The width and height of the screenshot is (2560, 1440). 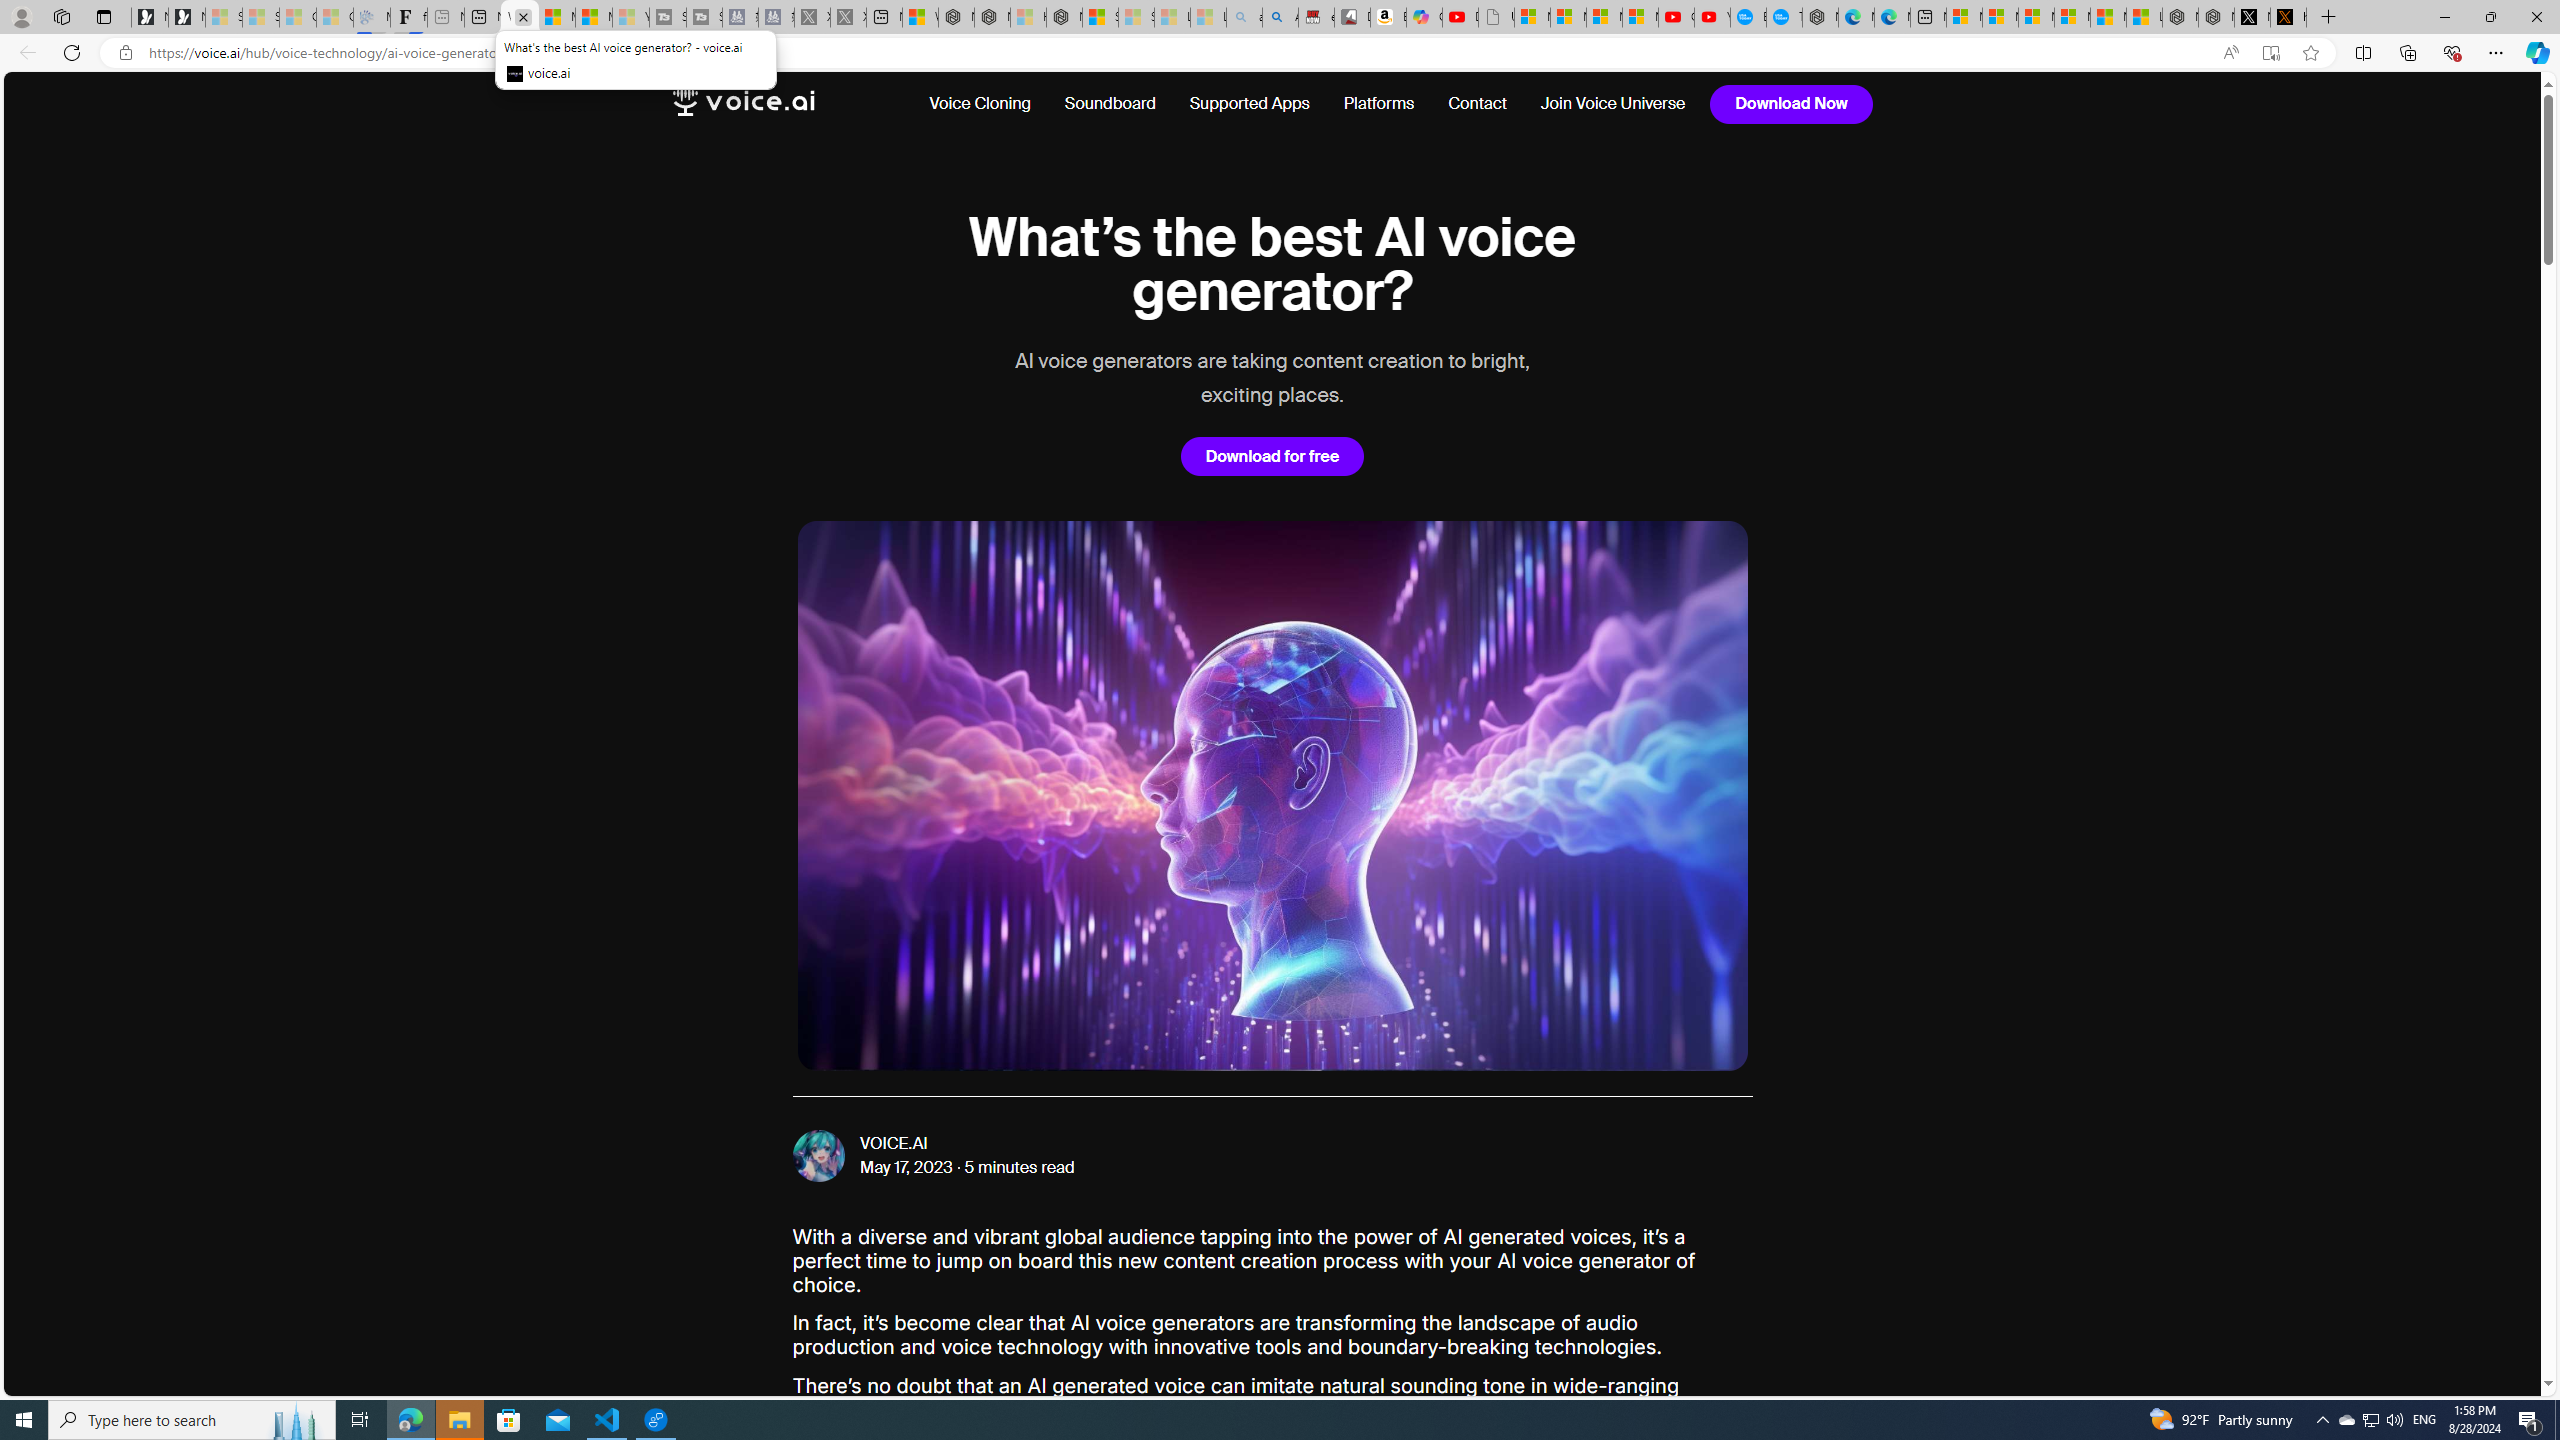 What do you see at coordinates (906, 1167) in the screenshot?
I see `'May 17, 2023'` at bounding box center [906, 1167].